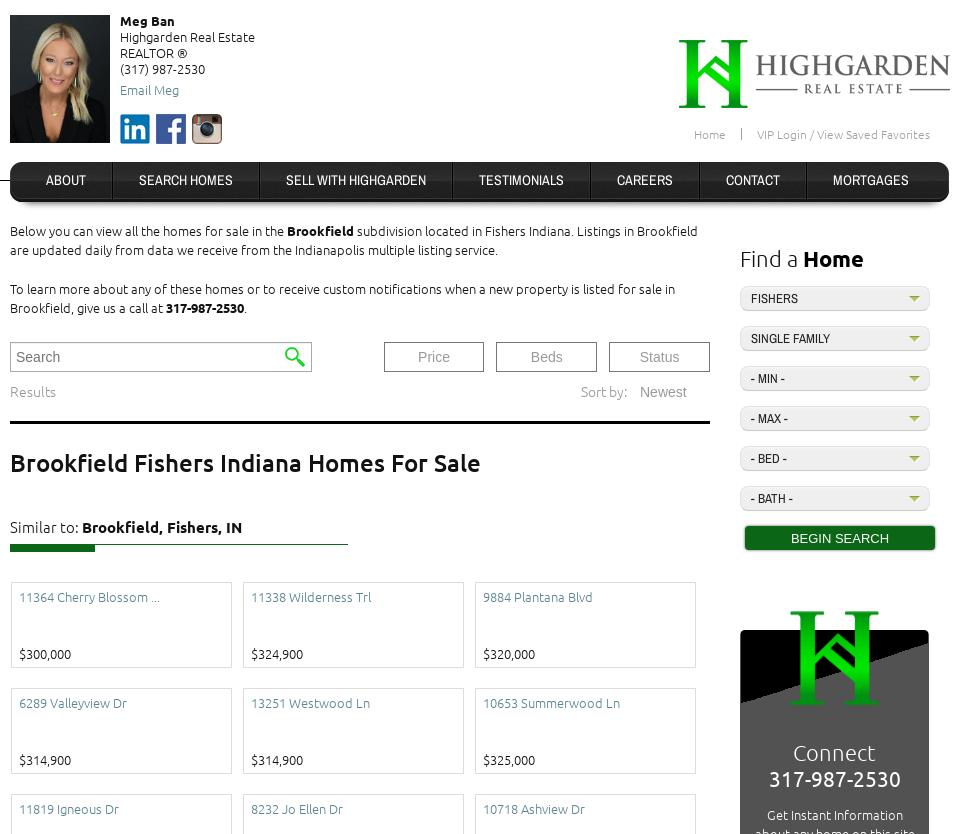 The width and height of the screenshot is (960, 834). What do you see at coordinates (8, 462) in the screenshot?
I see `'Brookfield Fishers Indiana Homes For Sale'` at bounding box center [8, 462].